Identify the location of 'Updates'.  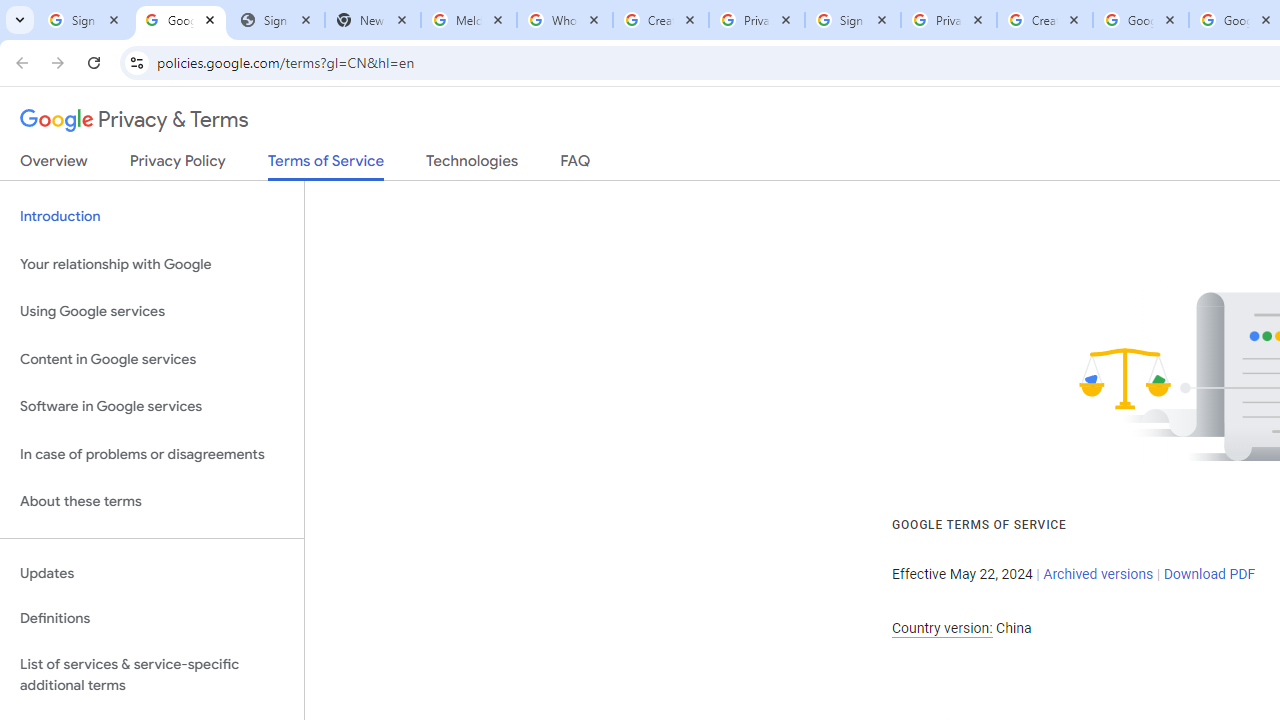
(151, 573).